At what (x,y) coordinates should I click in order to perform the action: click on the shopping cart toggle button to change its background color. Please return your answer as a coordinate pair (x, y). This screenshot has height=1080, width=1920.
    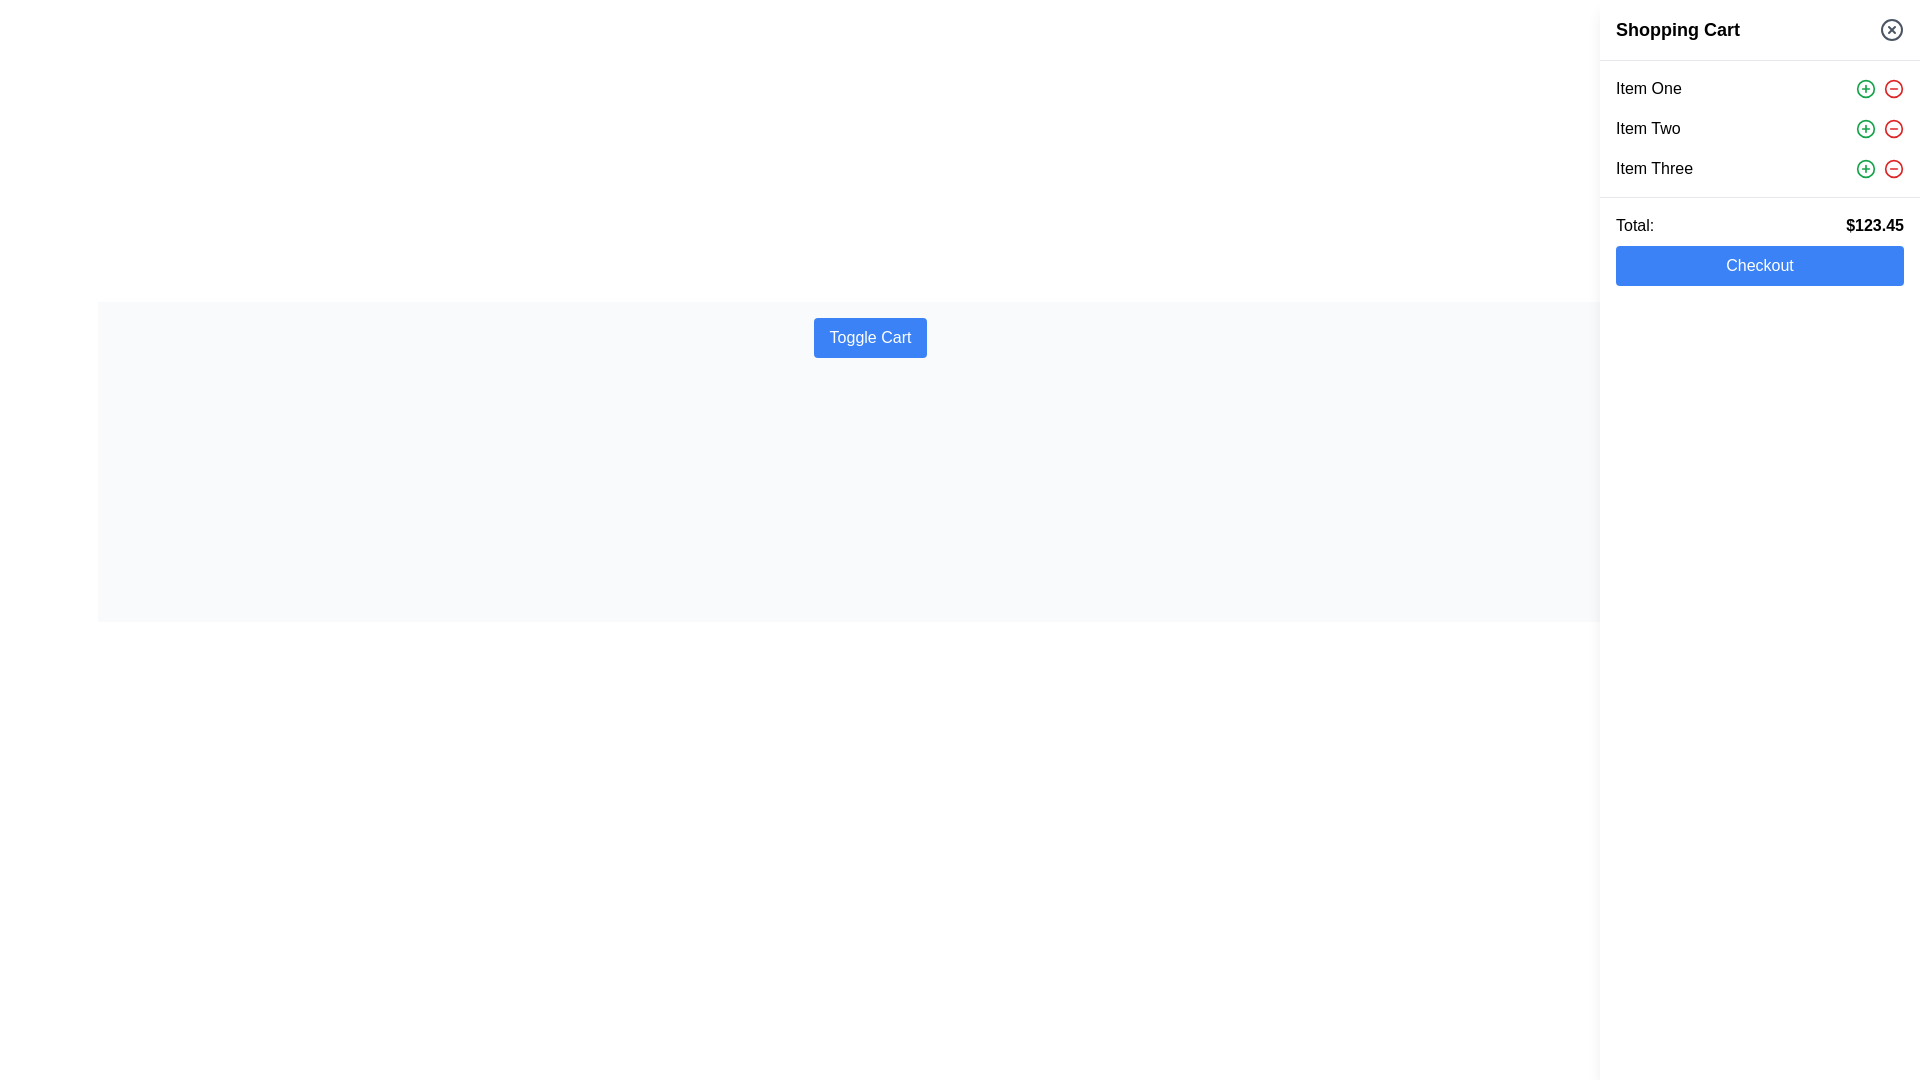
    Looking at the image, I should click on (870, 337).